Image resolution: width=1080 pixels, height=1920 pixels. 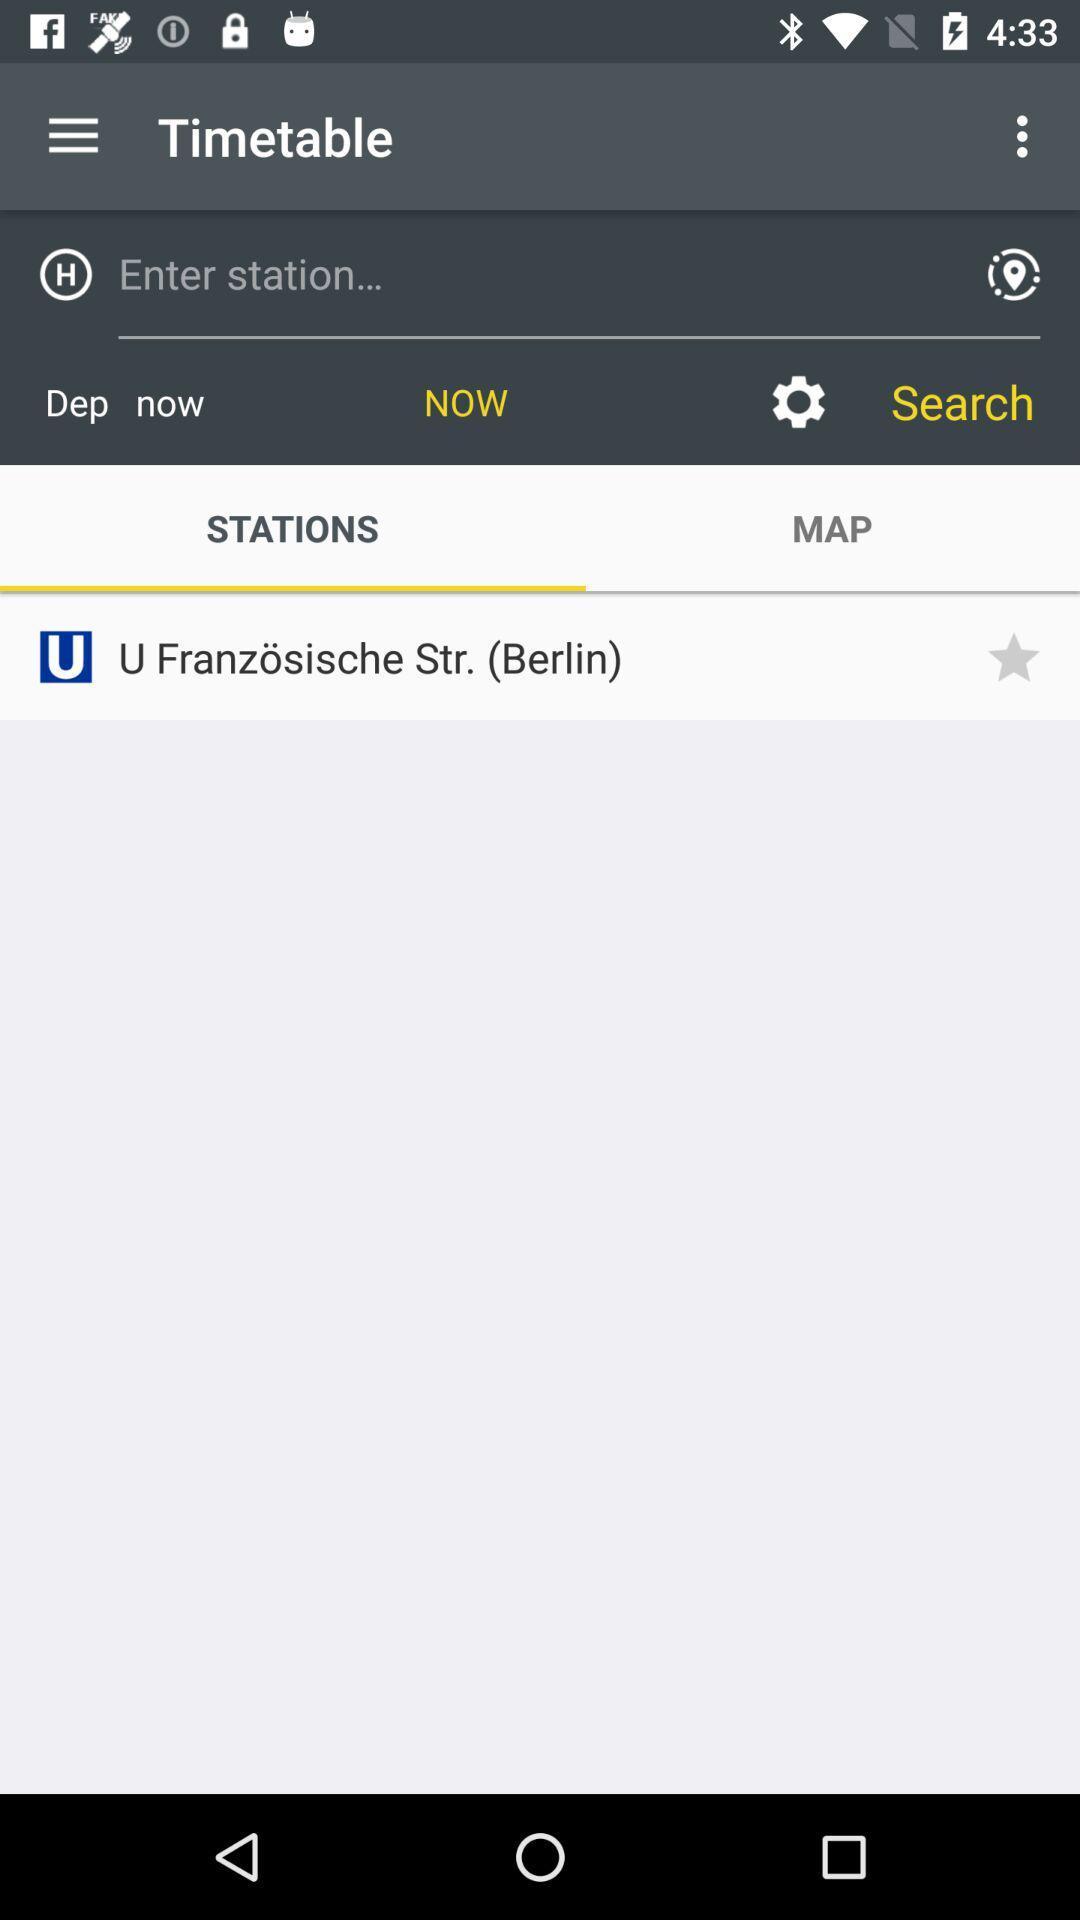 What do you see at coordinates (72, 135) in the screenshot?
I see `the icon to the left of the timetable icon` at bounding box center [72, 135].